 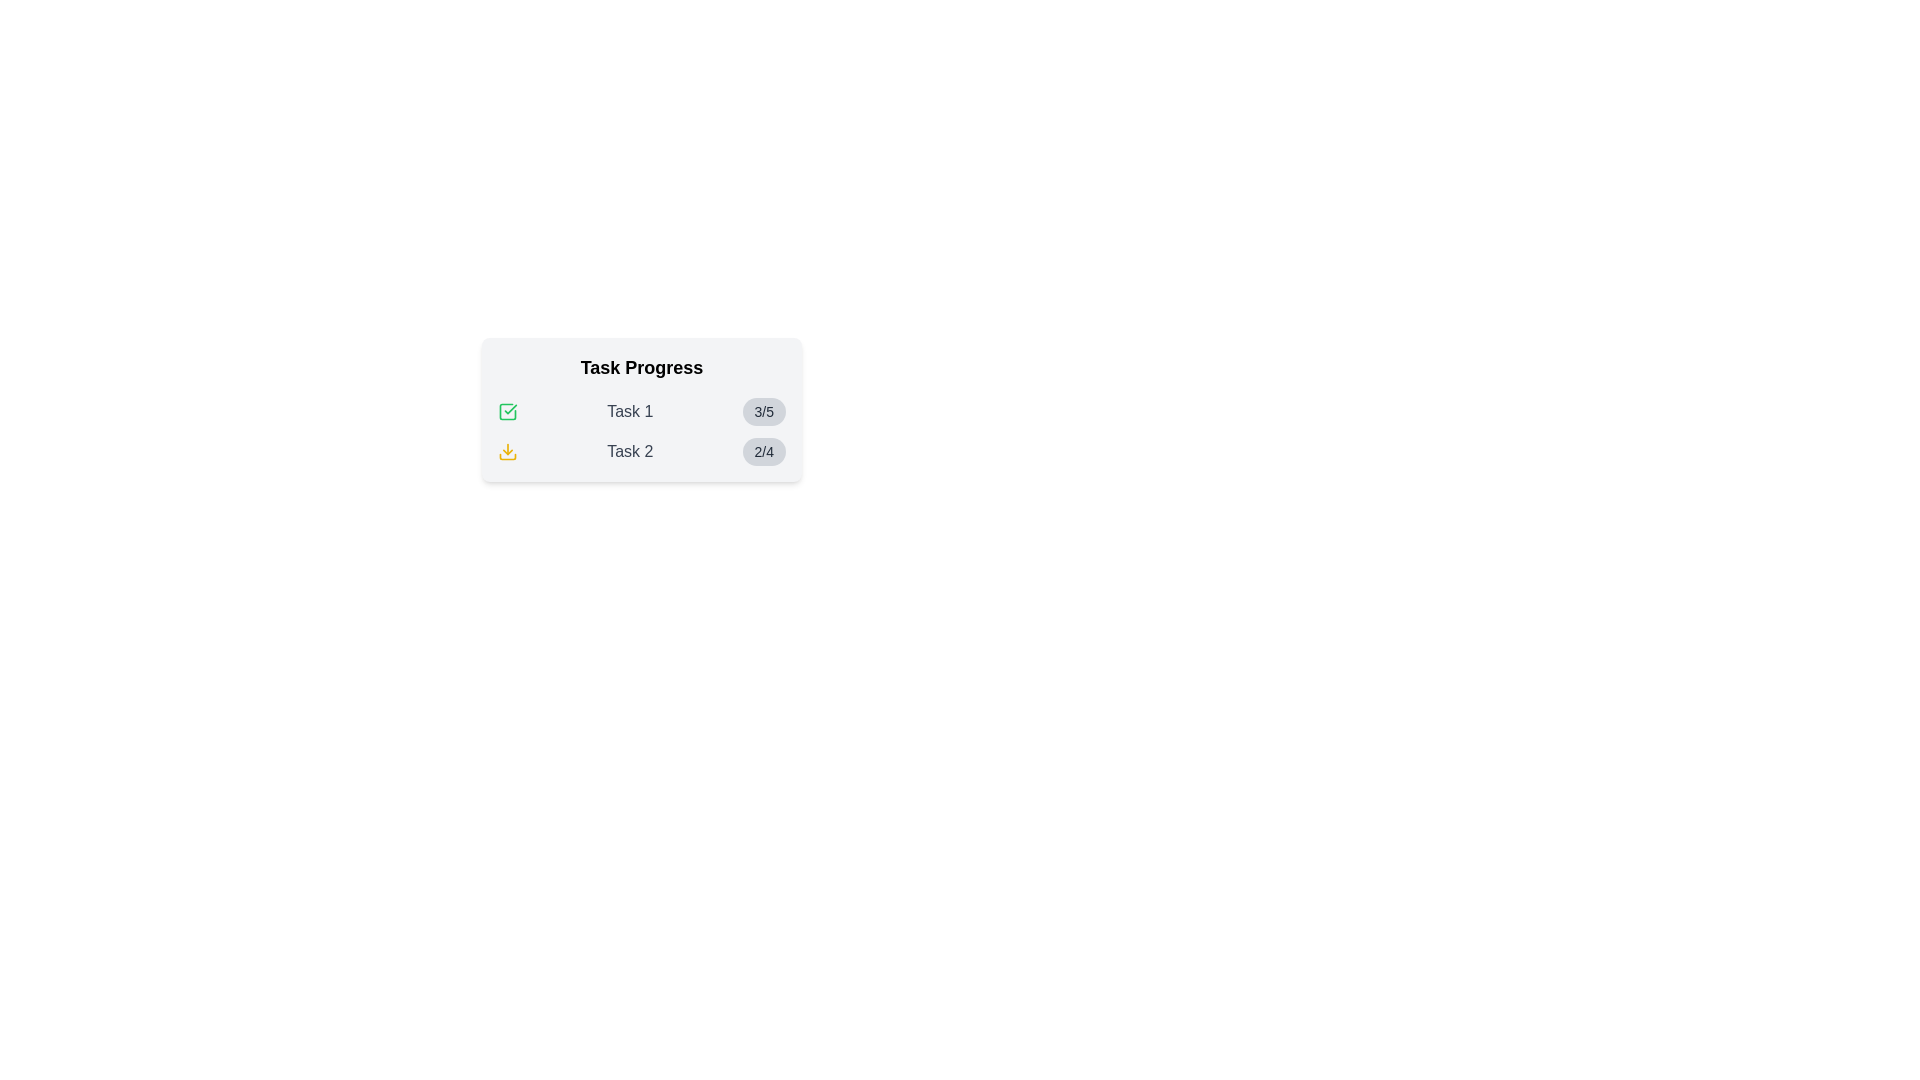 What do you see at coordinates (642, 451) in the screenshot?
I see `the second row item in the vertical list representing a task, which includes the task name and current progress` at bounding box center [642, 451].